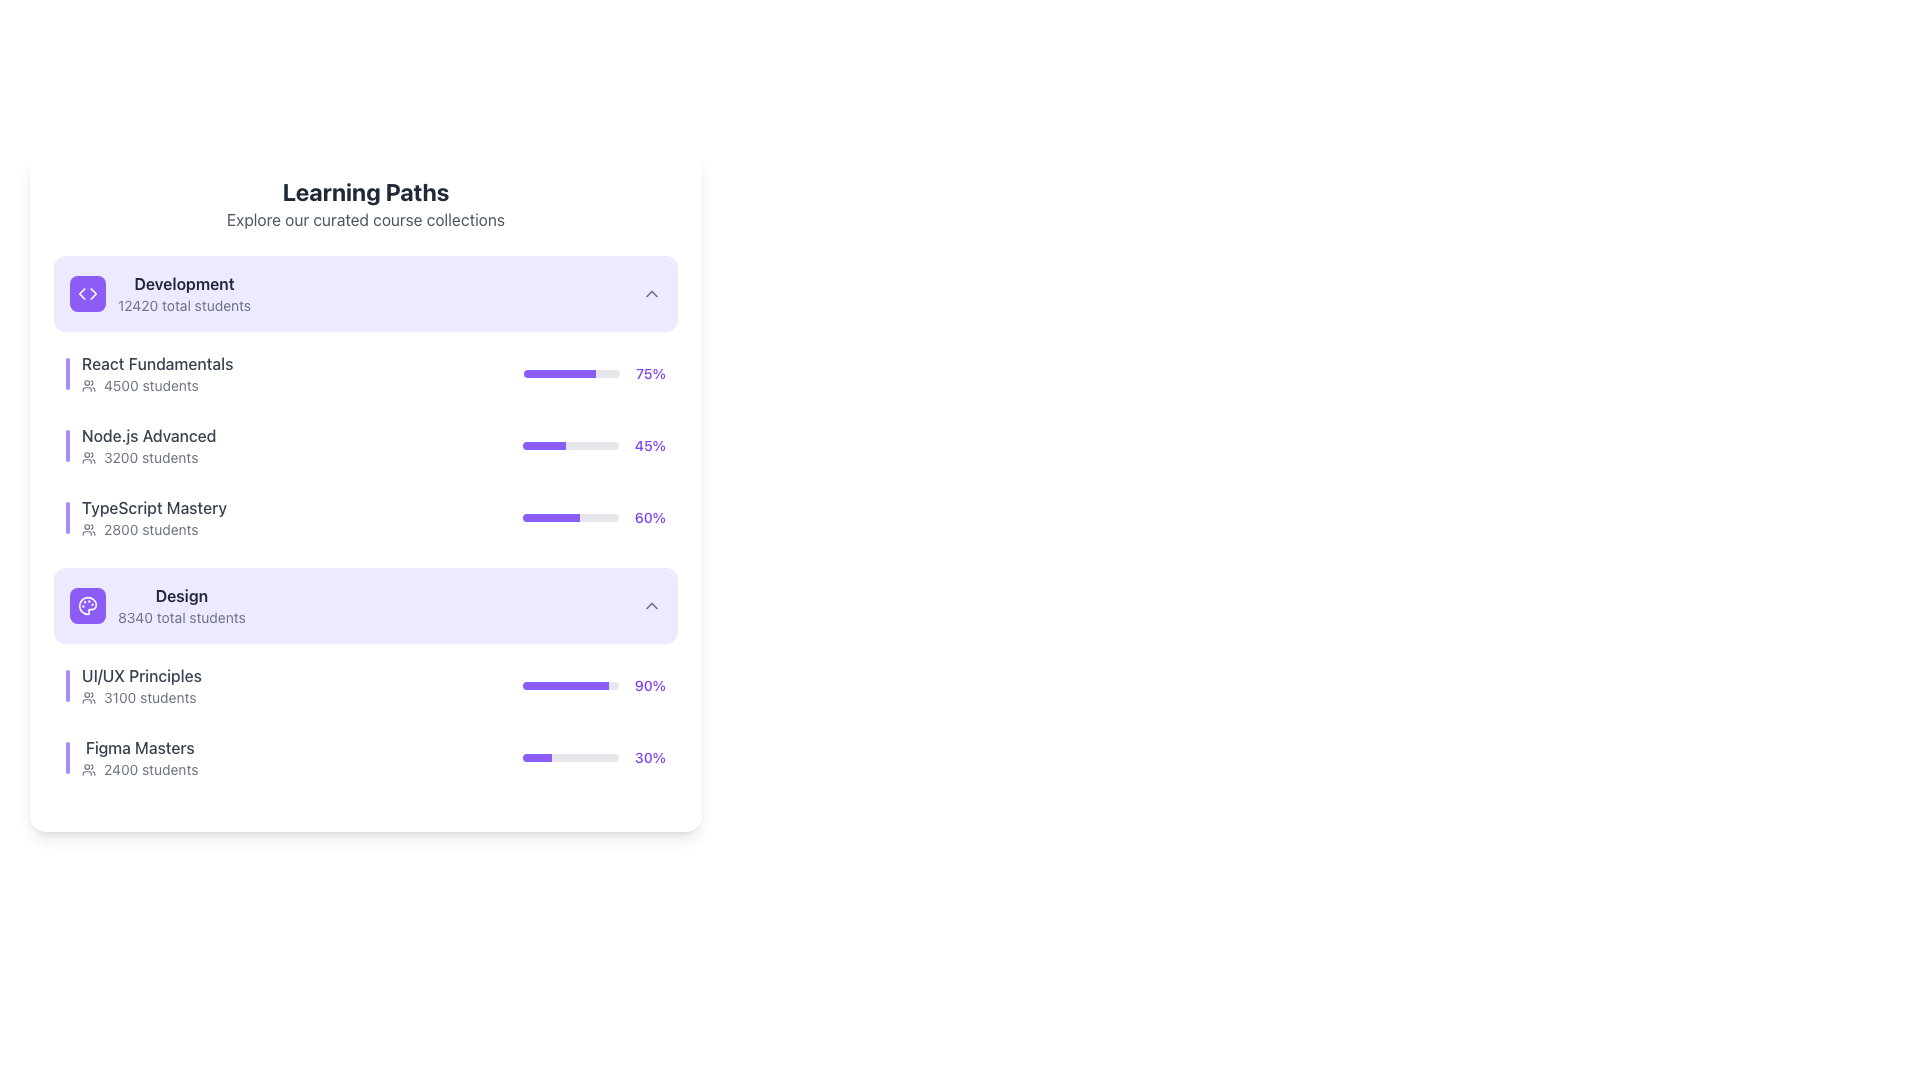 The image size is (1920, 1080). I want to click on the 'TypeScript Mastery' hyperlink in the third list item under the 'Development' section to observe hover effects, so click(145, 516).